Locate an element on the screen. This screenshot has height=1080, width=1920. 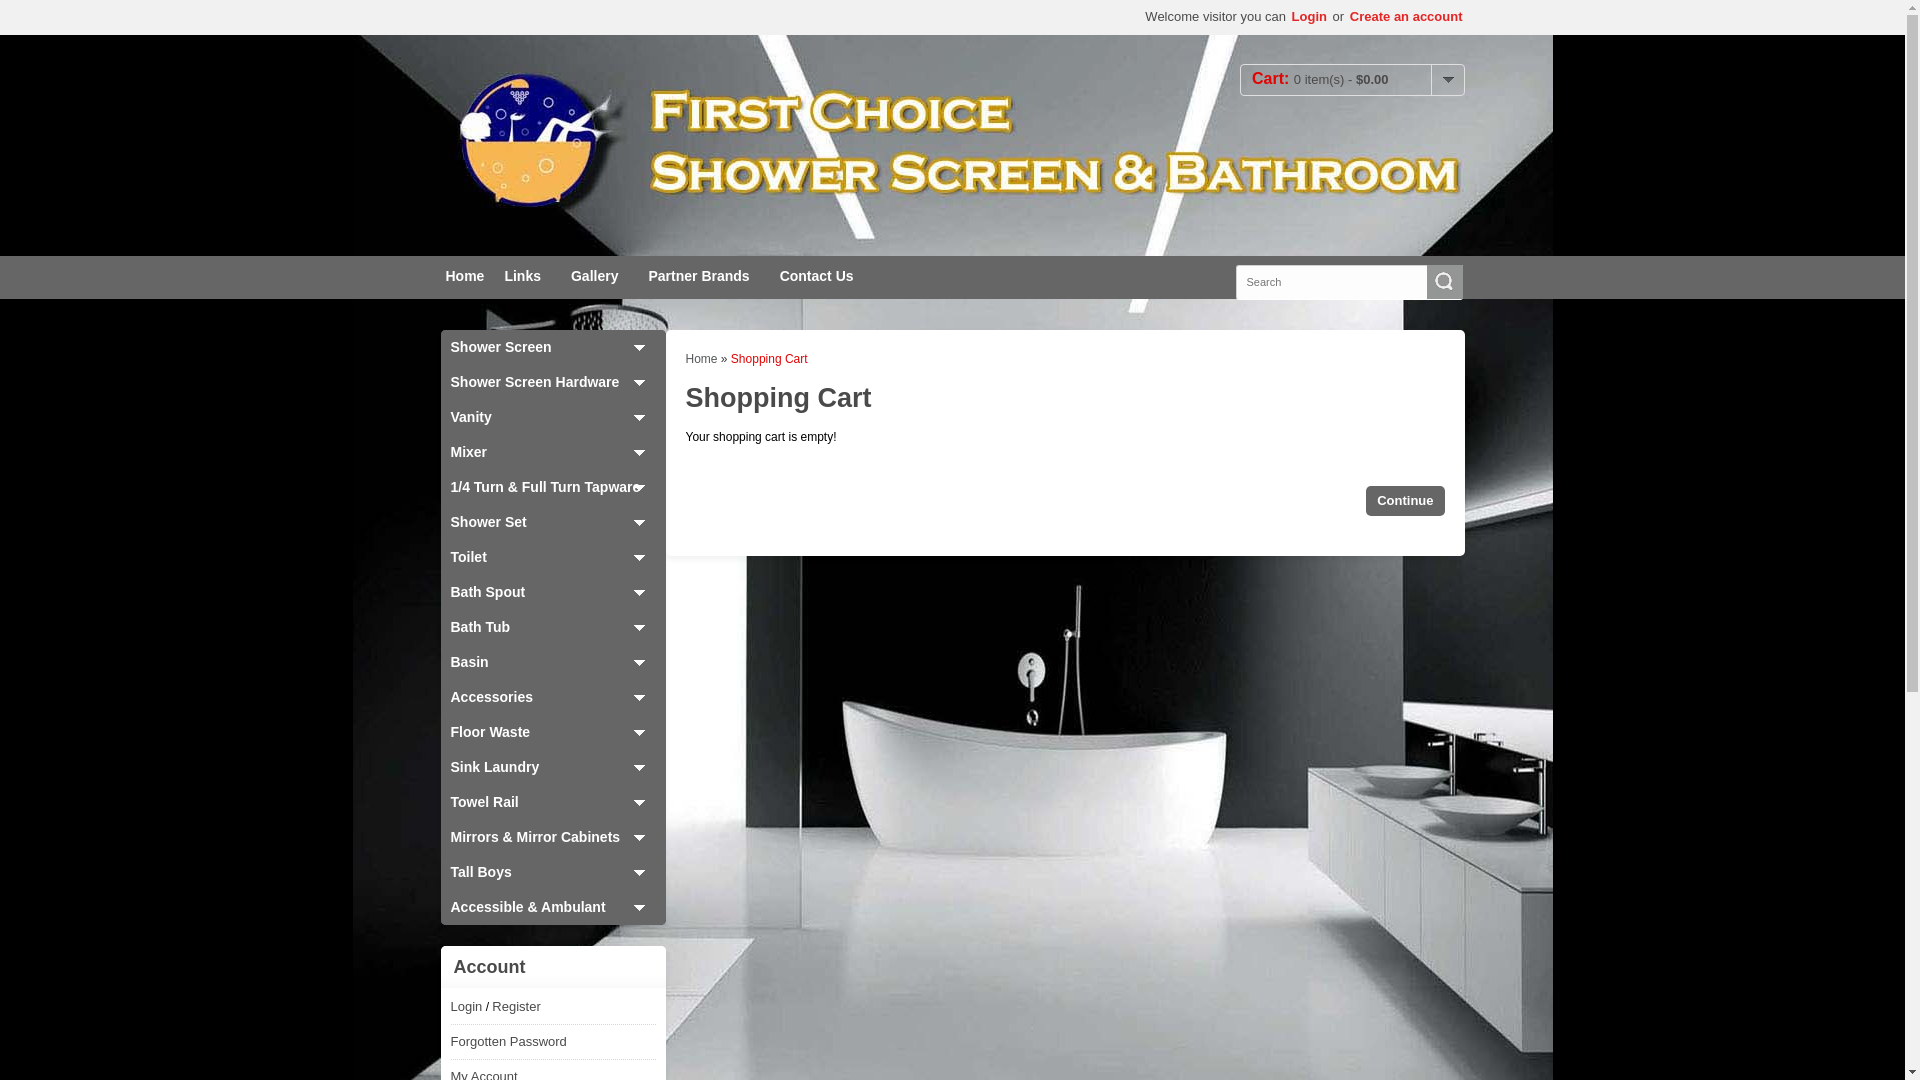
'Links' is located at coordinates (522, 277).